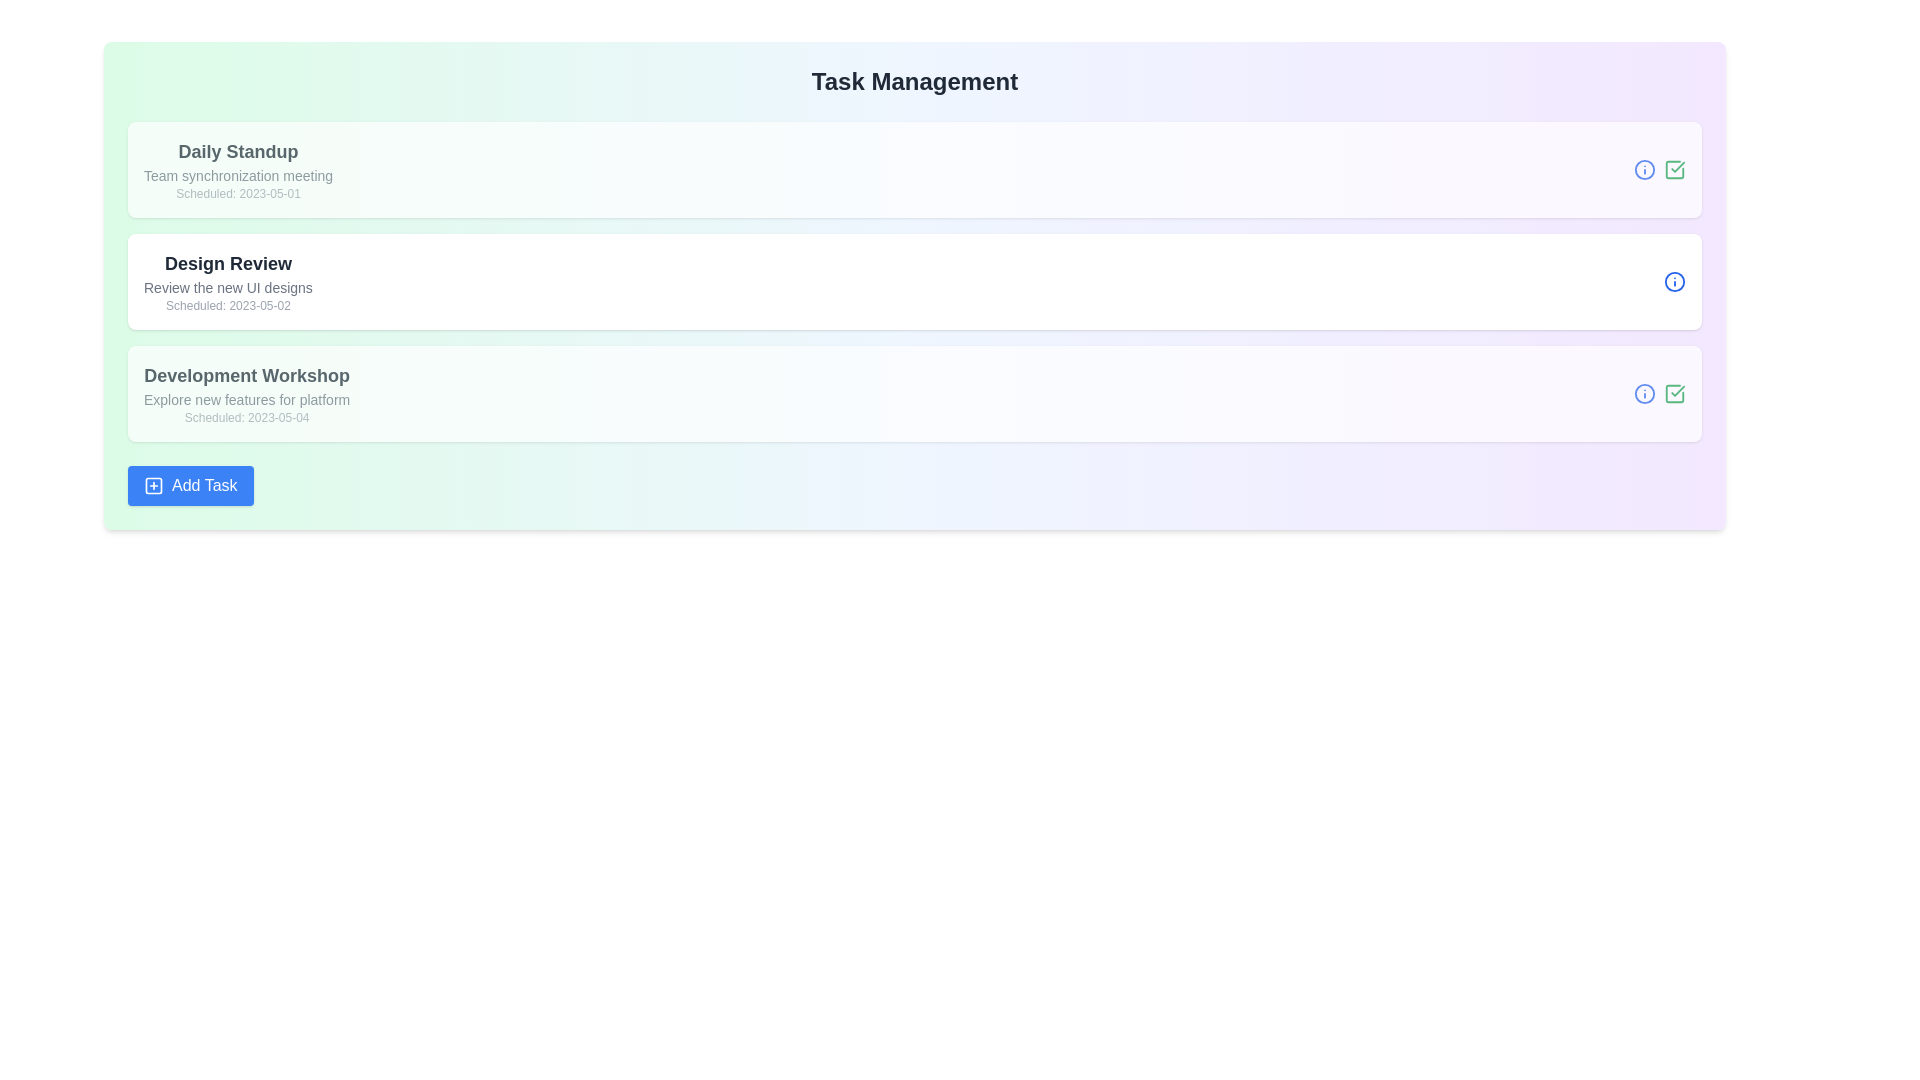  I want to click on the Info icon associated with a task to inspect its details, so click(1645, 168).